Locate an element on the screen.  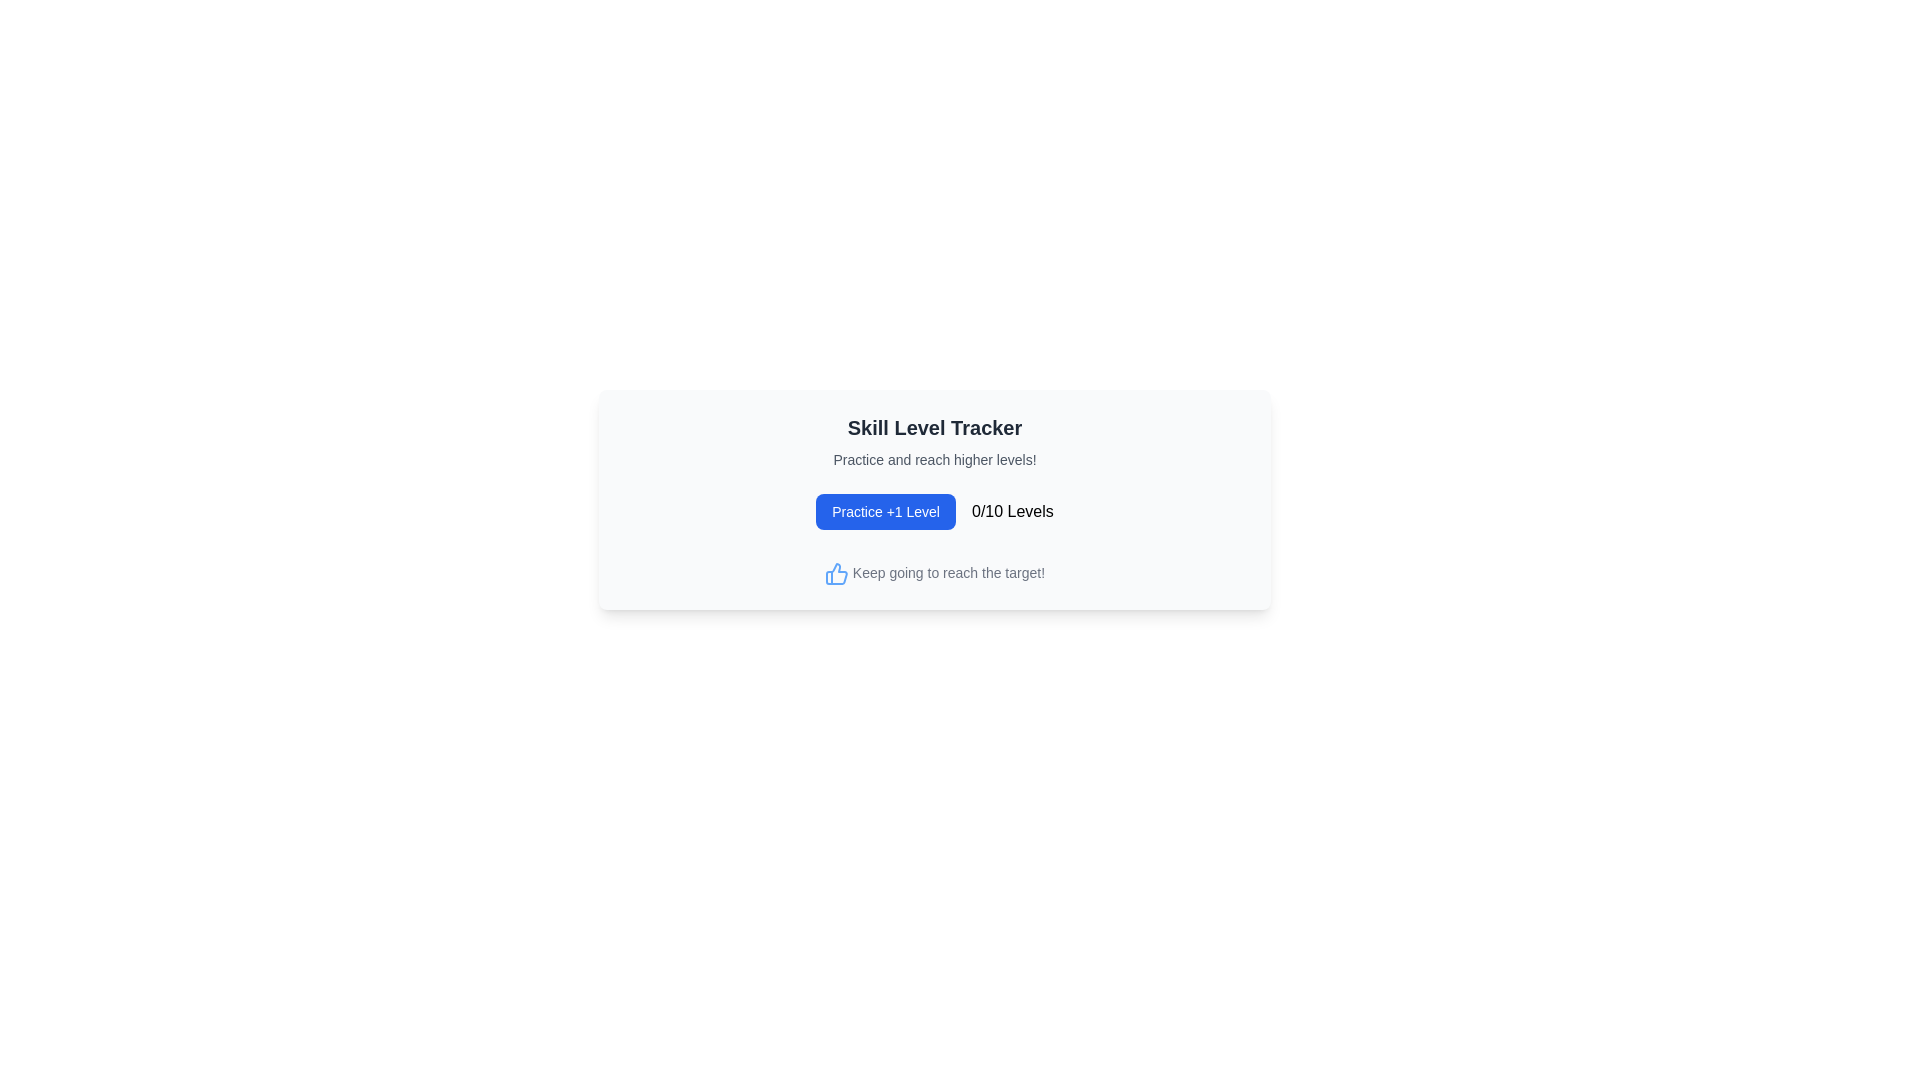
the text label displaying '0/10 Levels', which is styled in bold font and located to the right of the blue 'Practice +1 Level' button is located at coordinates (1012, 511).